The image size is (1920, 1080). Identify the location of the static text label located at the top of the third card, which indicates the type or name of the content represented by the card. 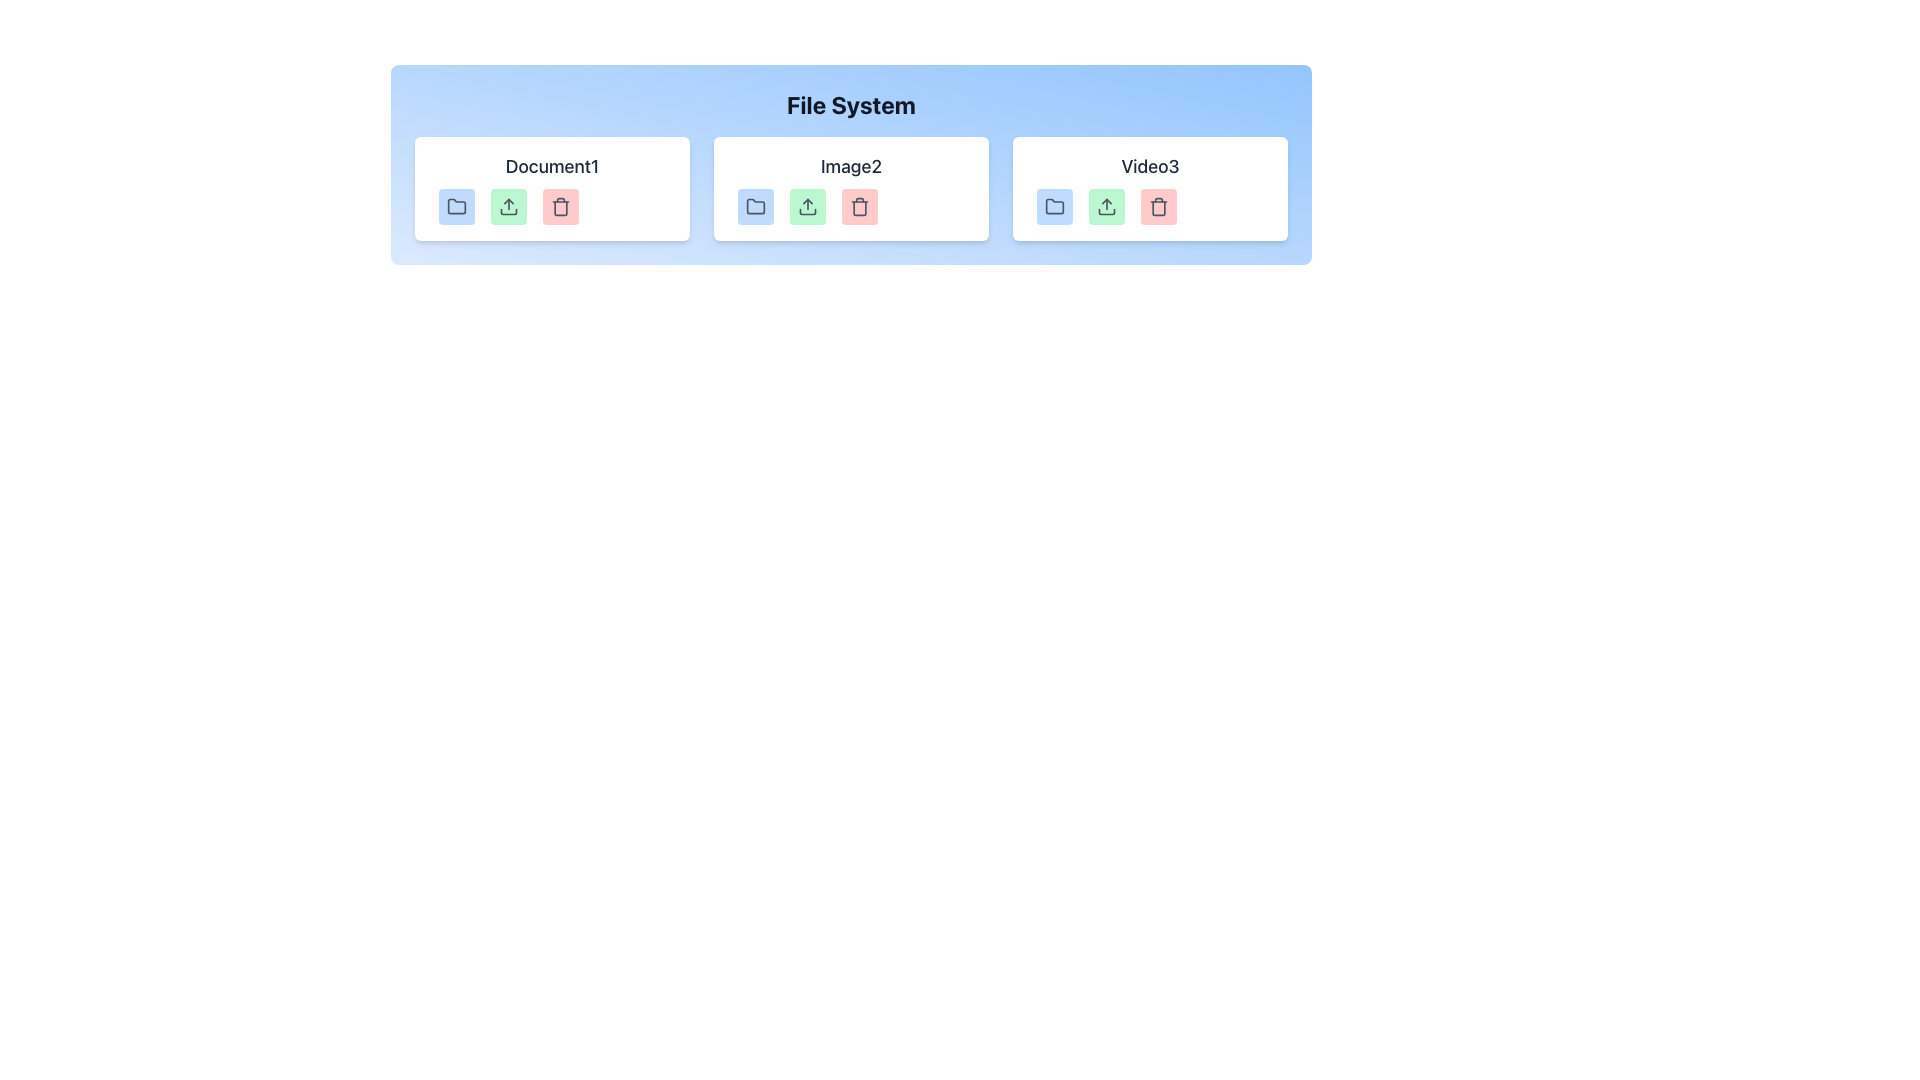
(1150, 165).